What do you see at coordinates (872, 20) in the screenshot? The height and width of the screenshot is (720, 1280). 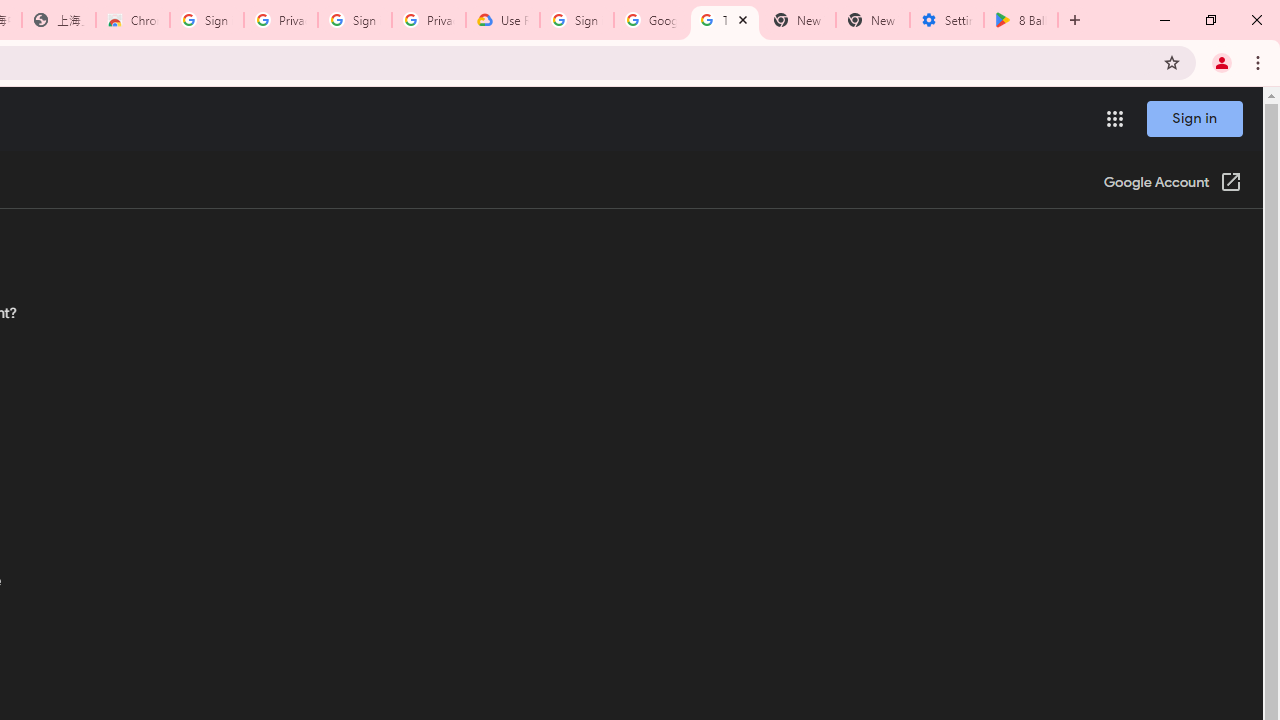 I see `'New Tab'` at bounding box center [872, 20].